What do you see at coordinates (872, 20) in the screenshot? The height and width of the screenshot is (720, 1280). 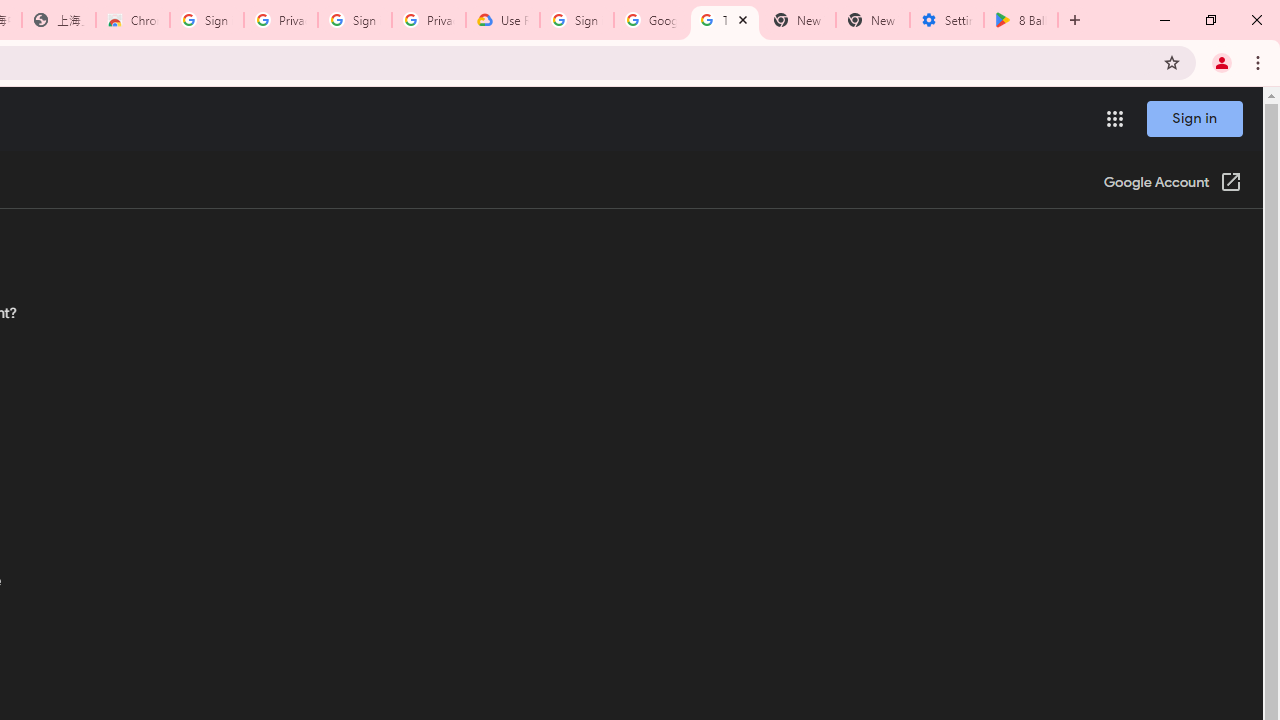 I see `'New Tab'` at bounding box center [872, 20].